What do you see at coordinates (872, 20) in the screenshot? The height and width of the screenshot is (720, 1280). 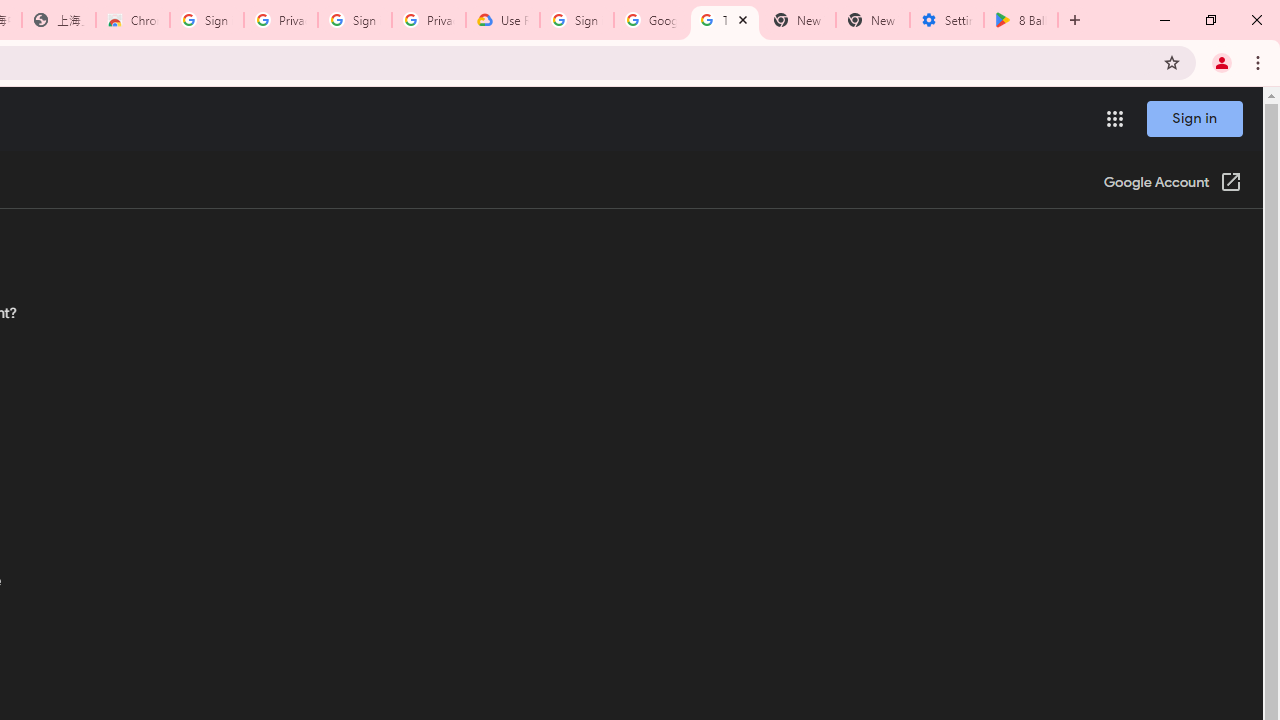 I see `'New Tab'` at bounding box center [872, 20].